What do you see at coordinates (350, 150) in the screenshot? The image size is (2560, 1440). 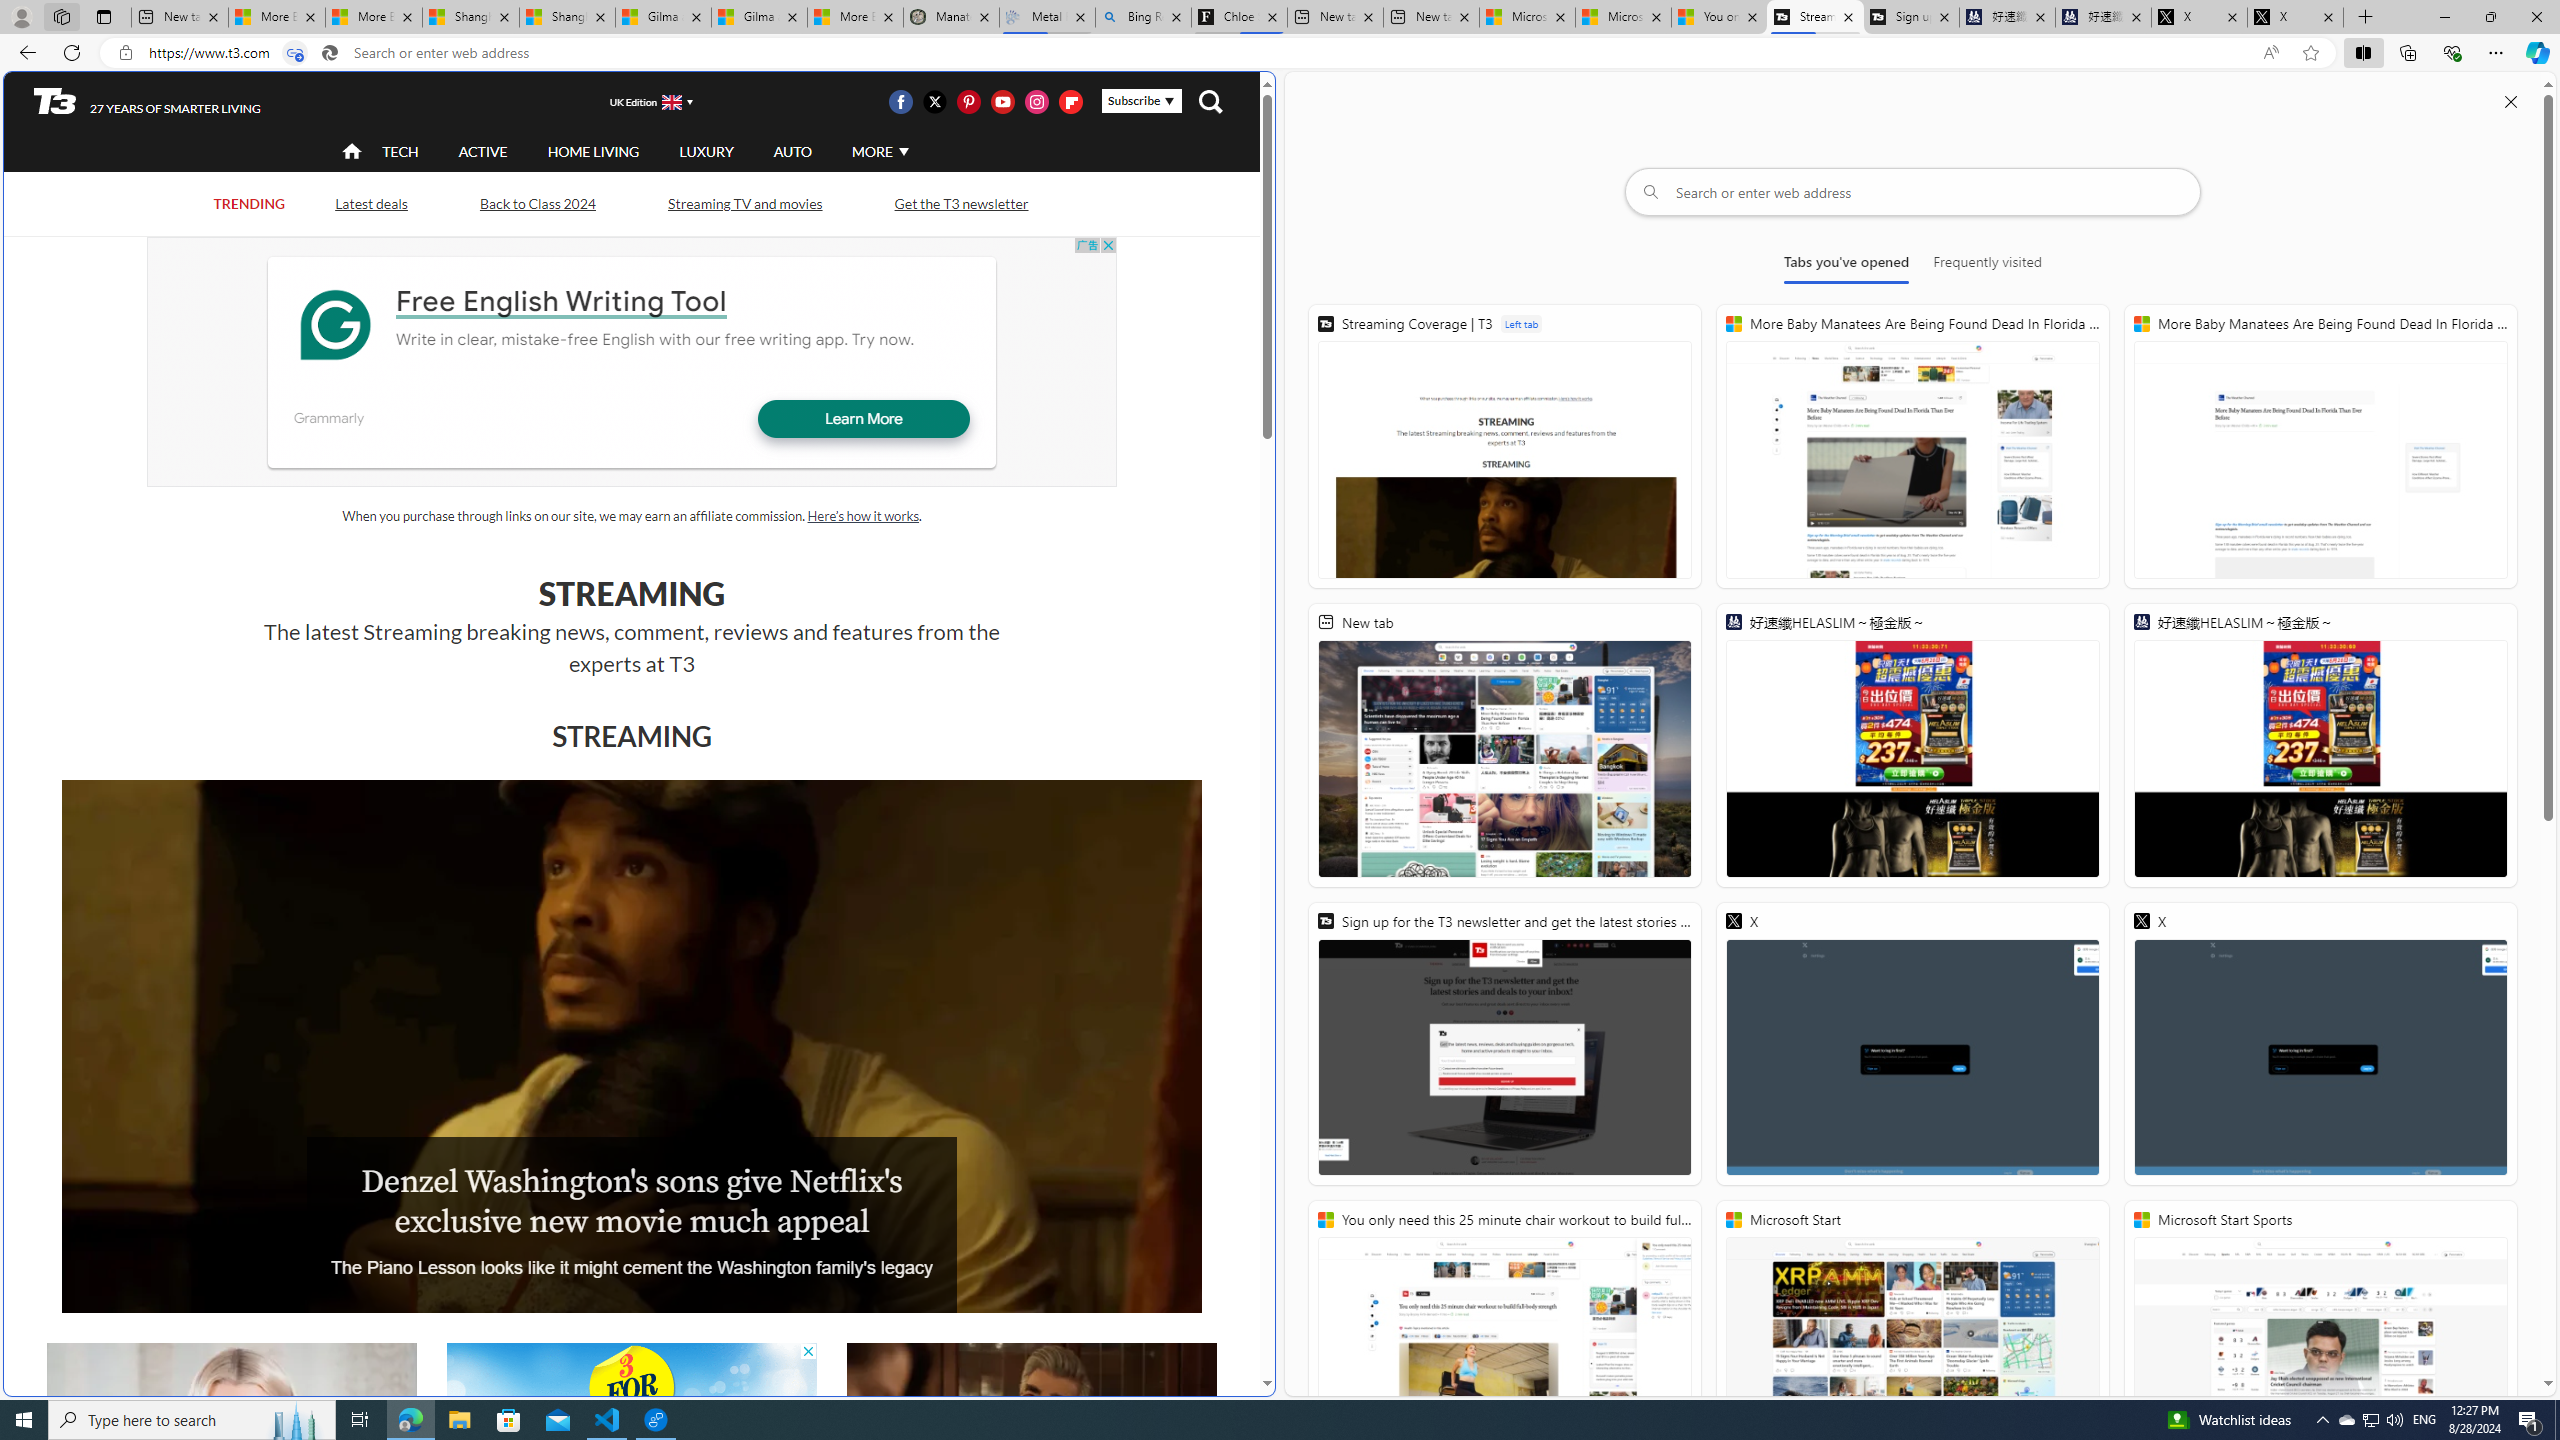 I see `'Class: navigation__item'` at bounding box center [350, 150].